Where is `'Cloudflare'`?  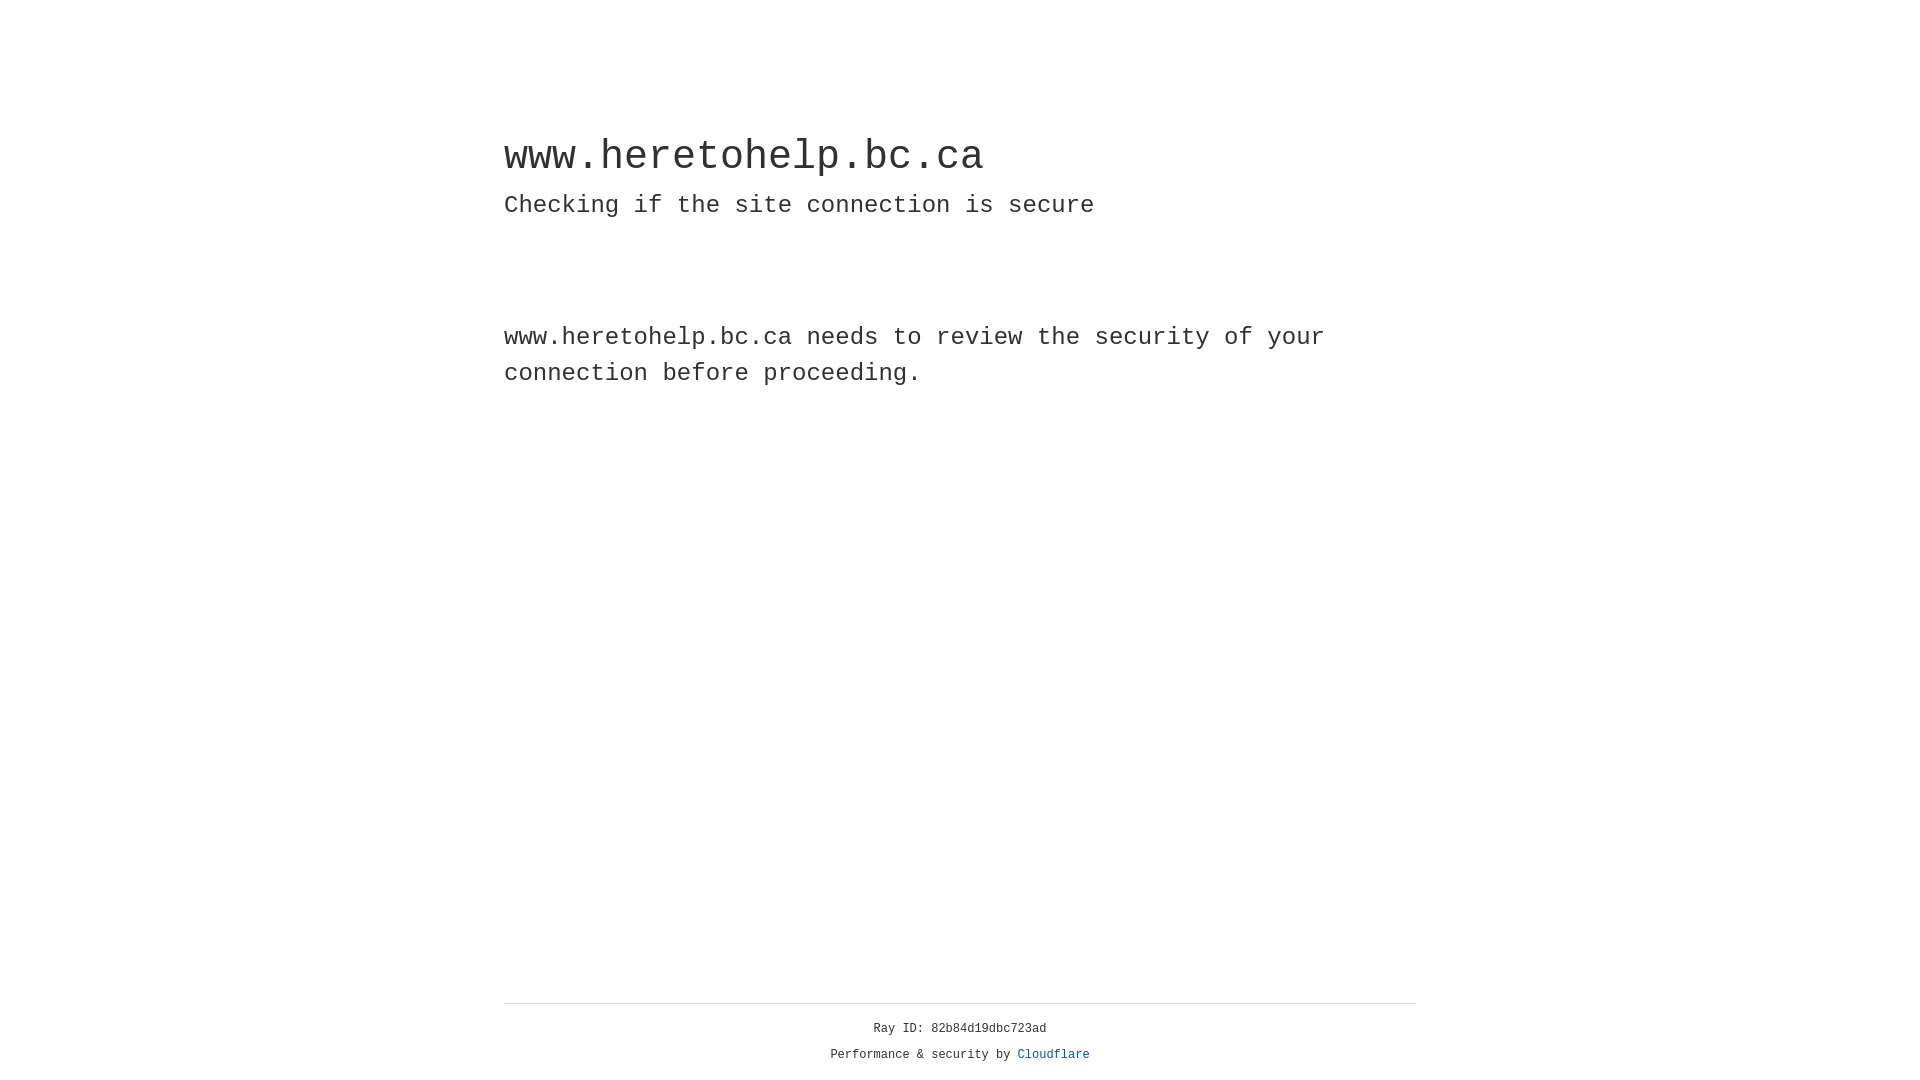
'Cloudflare' is located at coordinates (1053, 1054).